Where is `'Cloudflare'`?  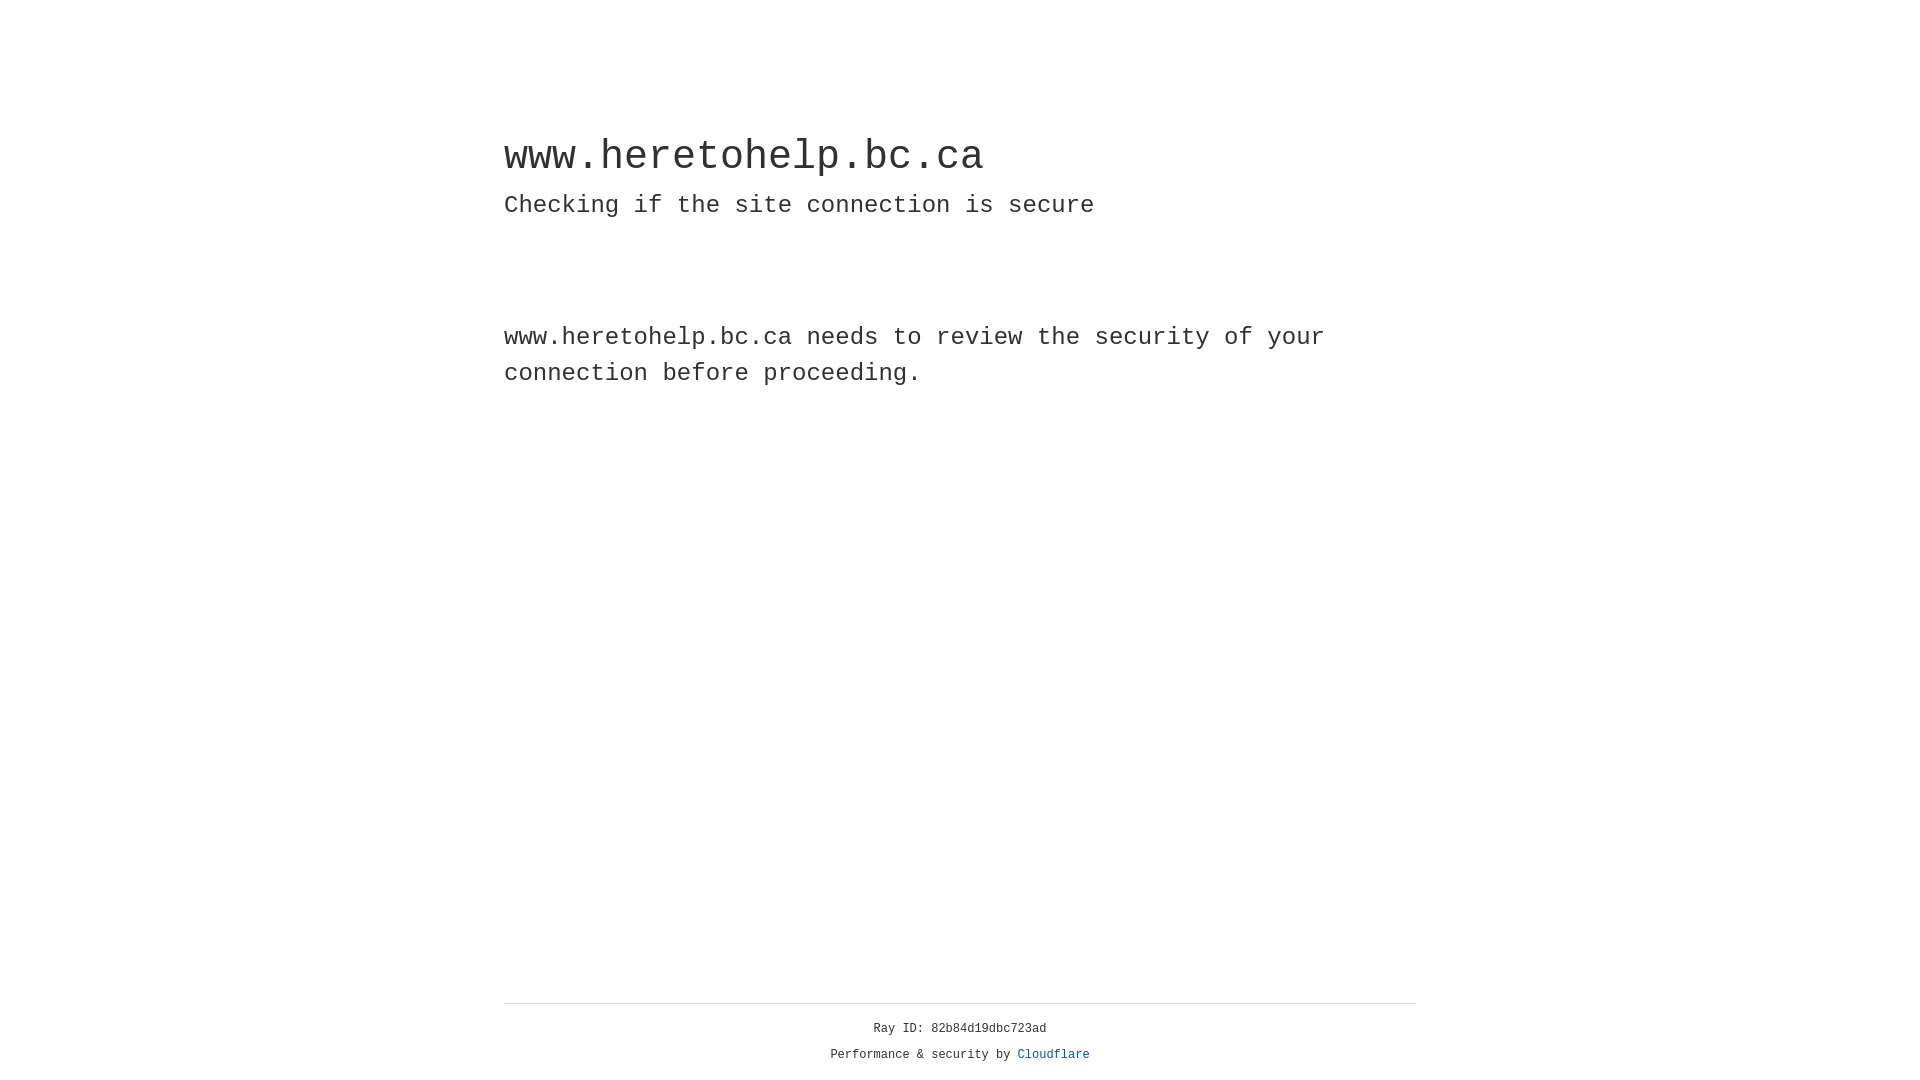
'Cloudflare' is located at coordinates (1053, 1054).